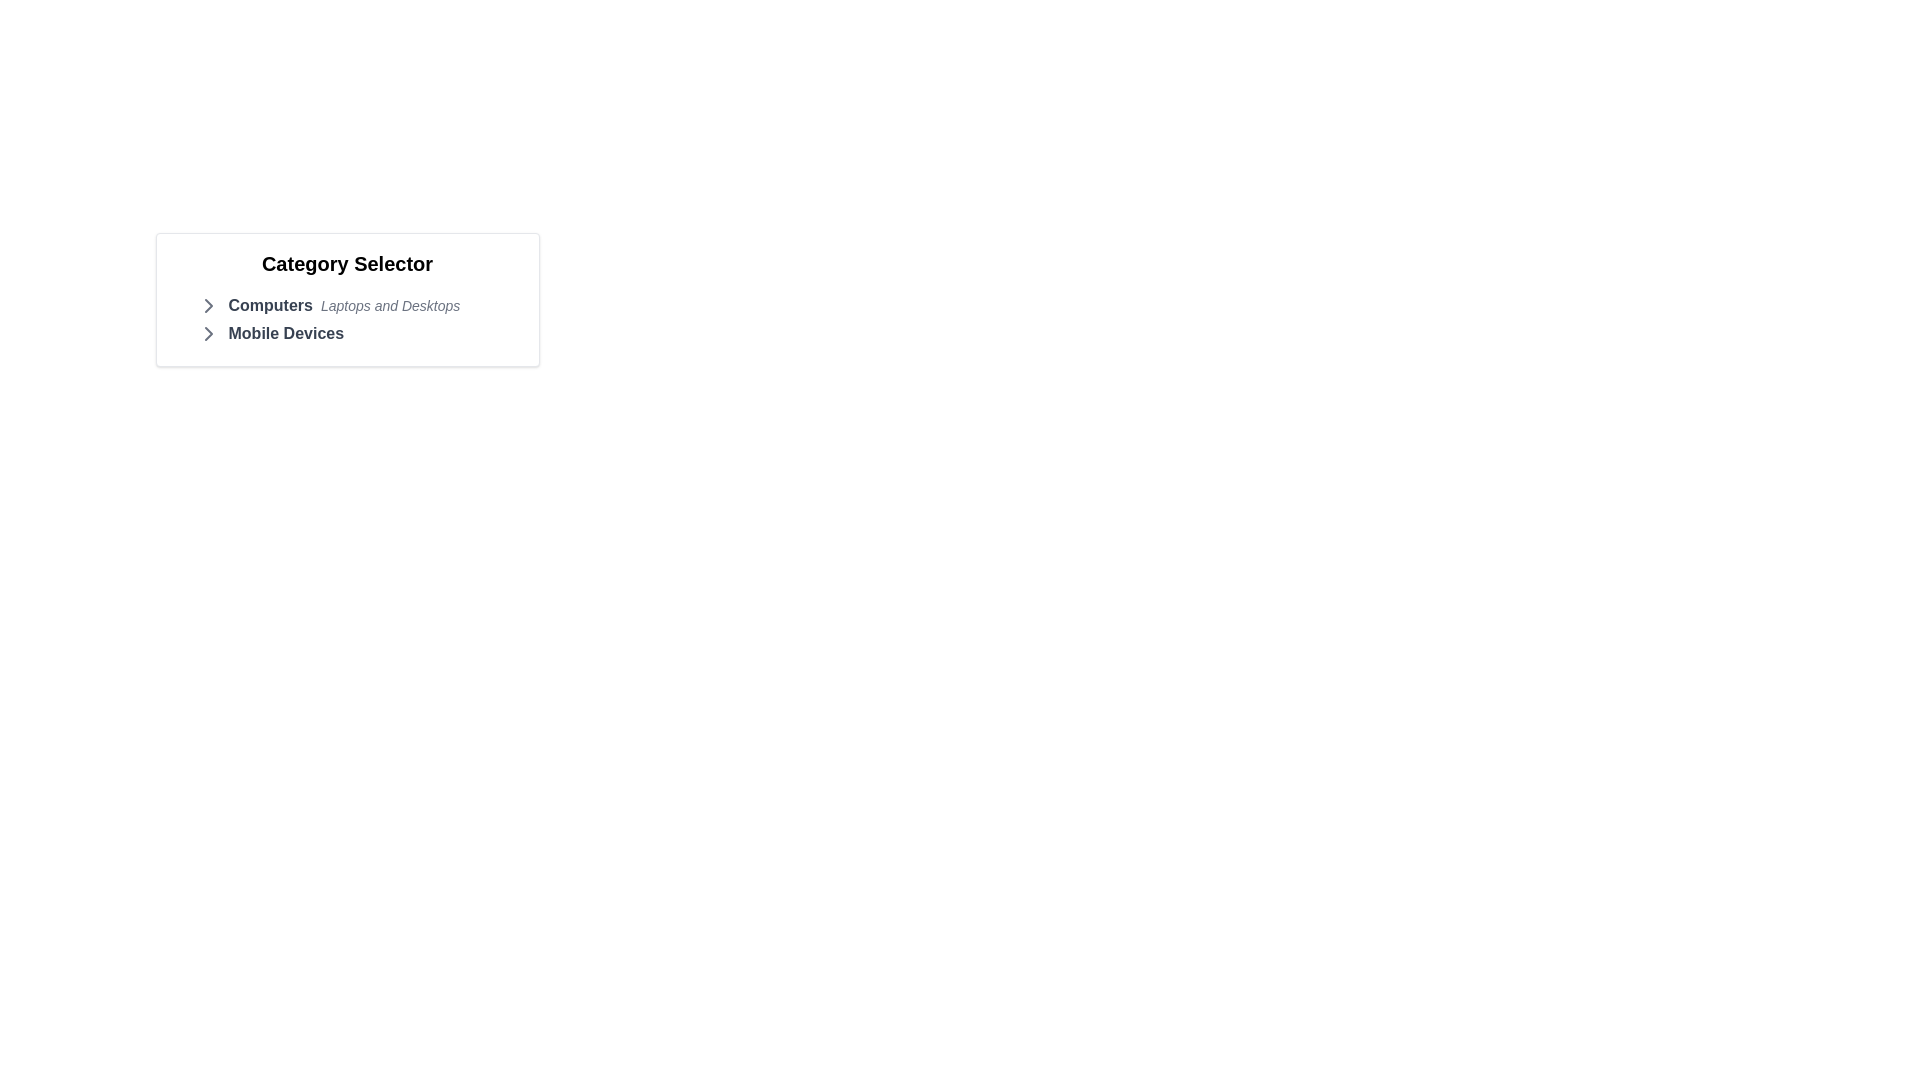  I want to click on the small rightward arrow icon next to the 'Mobile Devices' text in the 'Category Selector' section to indicate navigation or expand functionality, so click(208, 333).